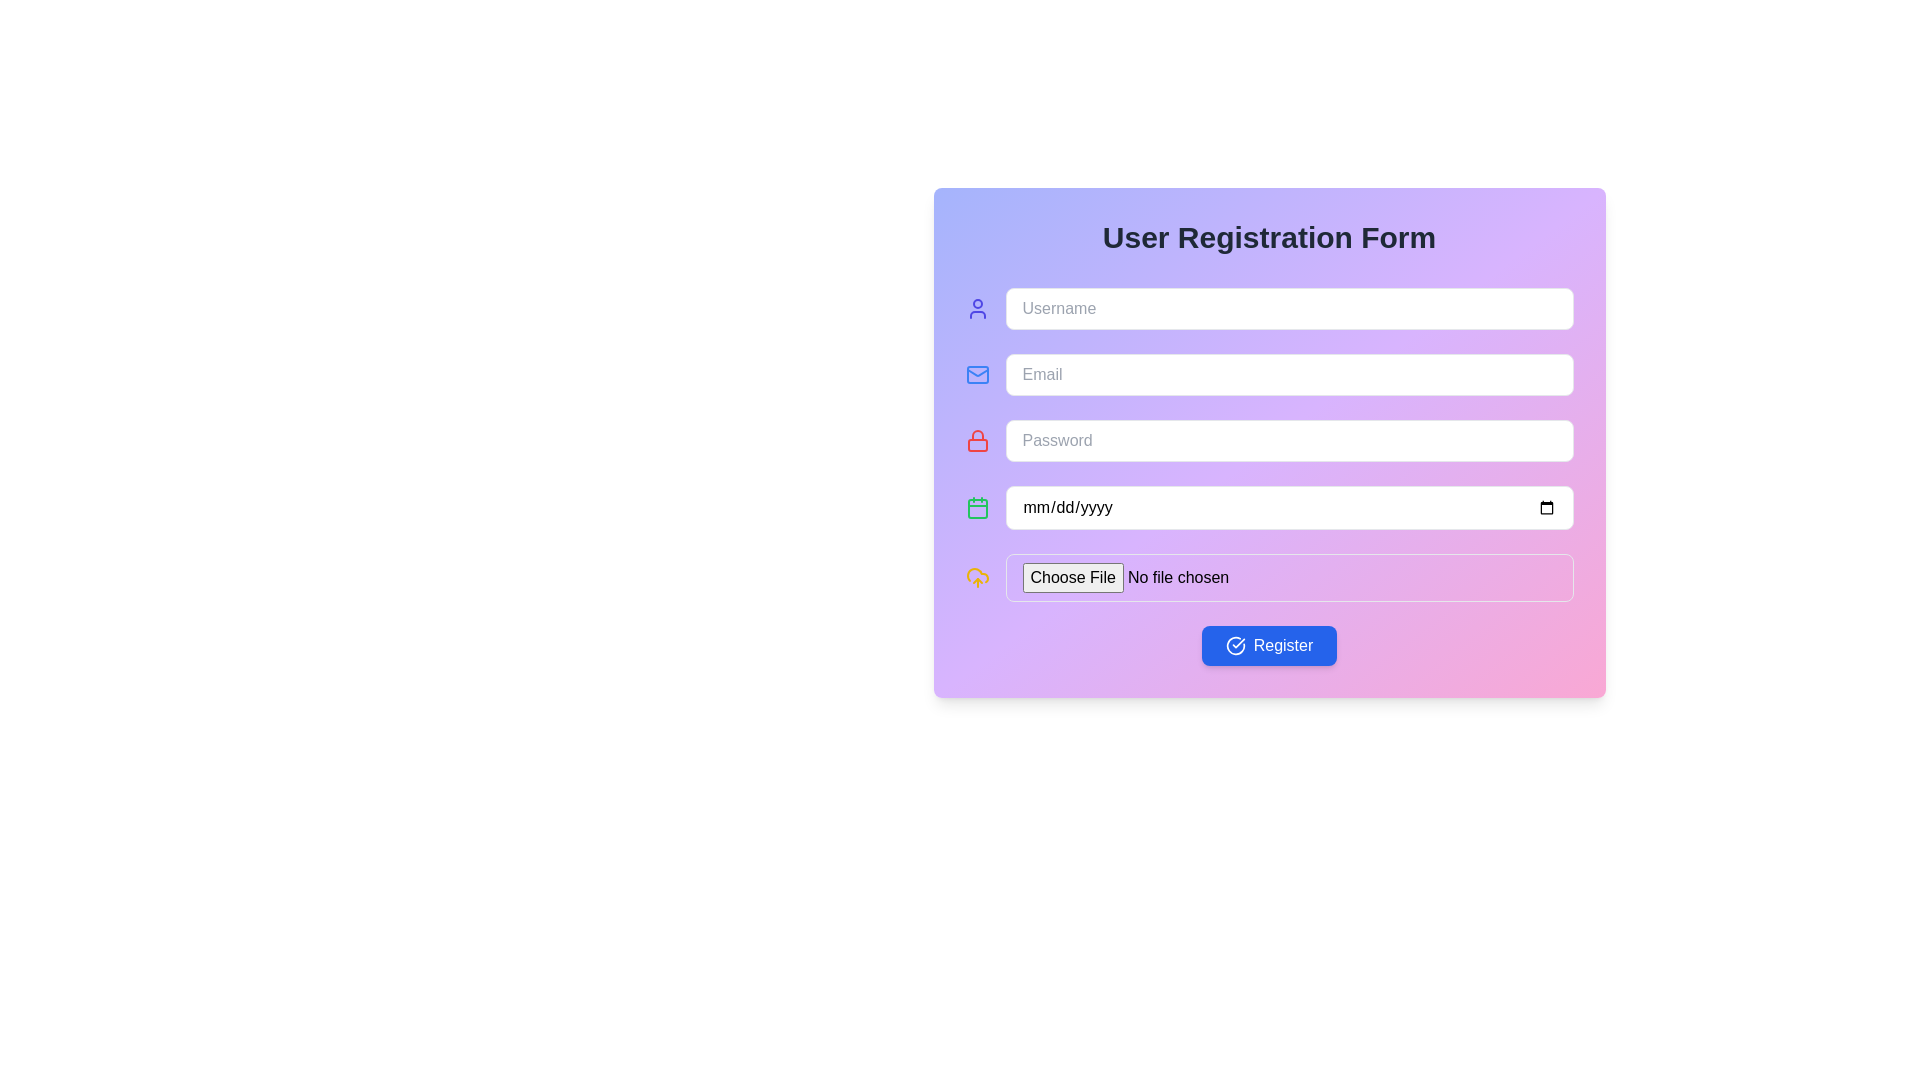  What do you see at coordinates (977, 439) in the screenshot?
I see `the lock icon styled with class 'lucide-lock', which is red and positioned on the left side of the password input field in a form layout` at bounding box center [977, 439].